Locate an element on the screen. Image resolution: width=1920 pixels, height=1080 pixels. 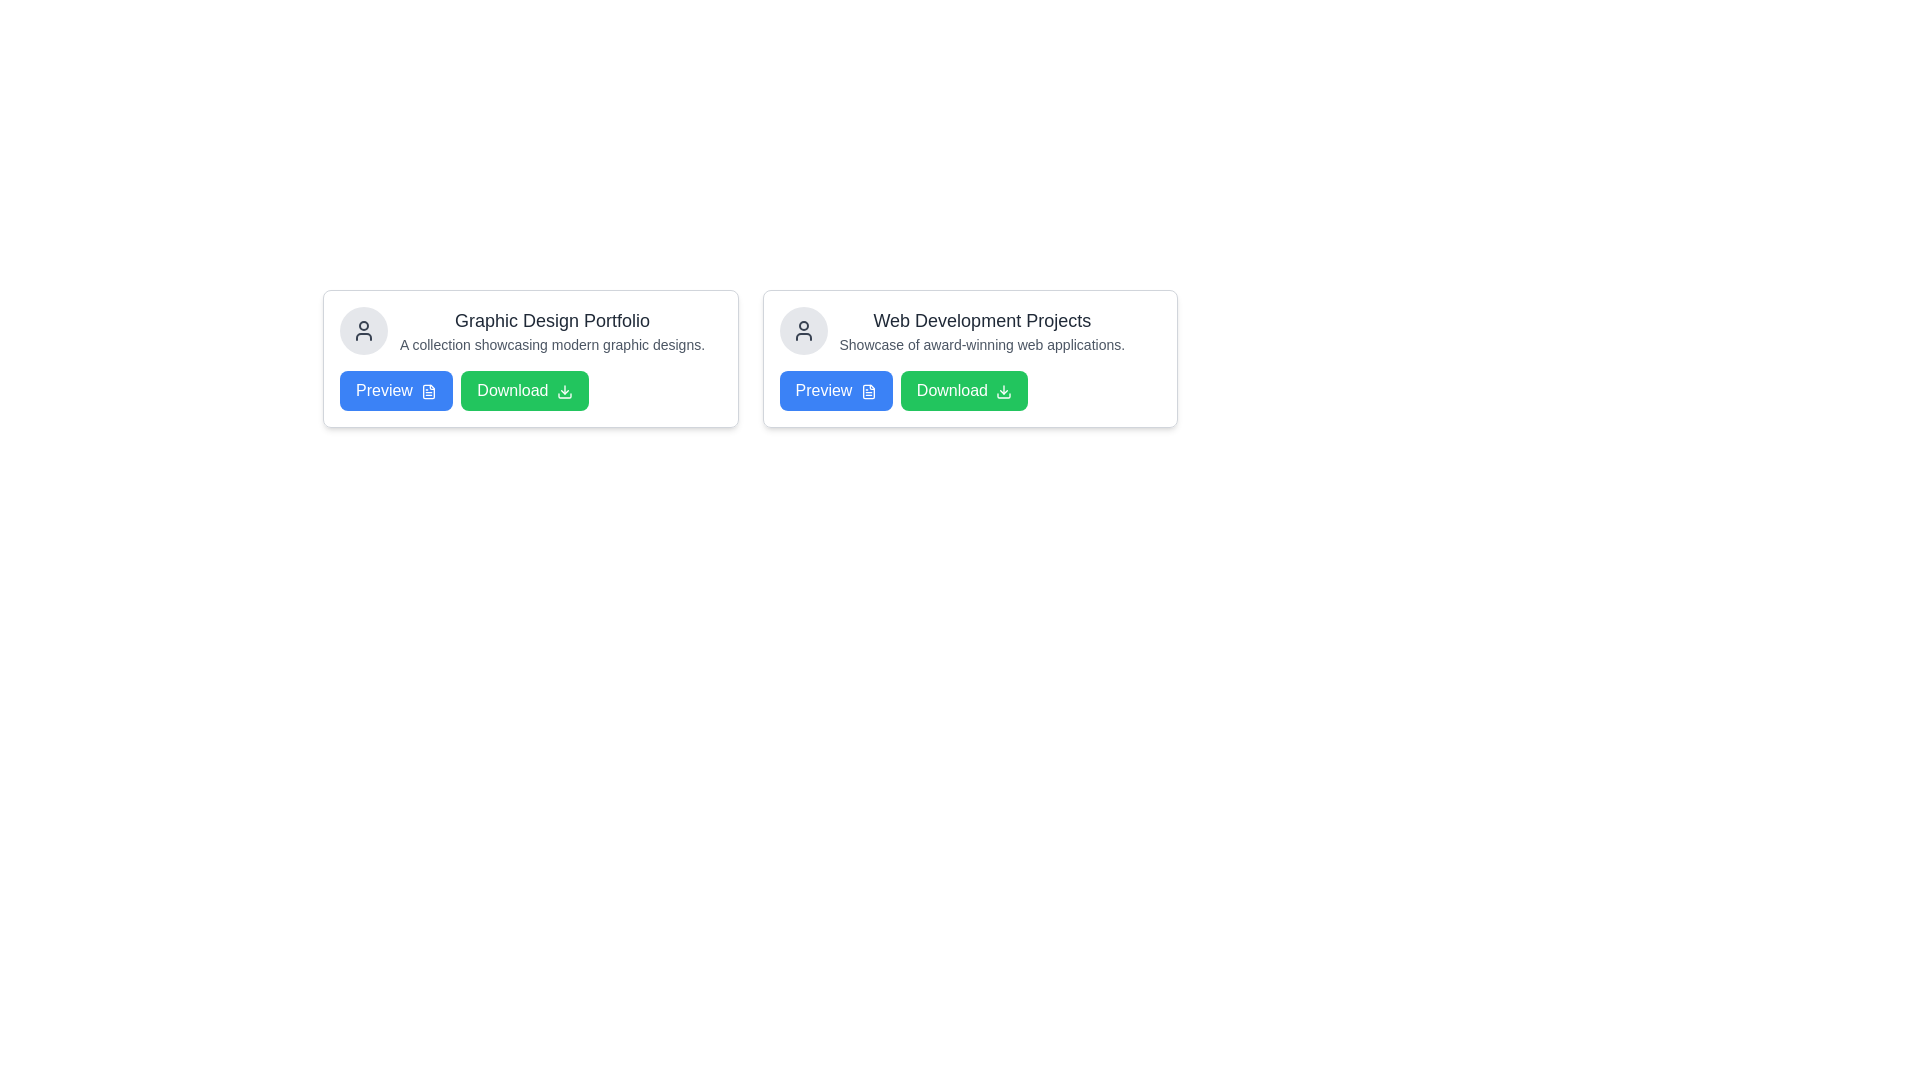
title text displayed in the top section of the card, located on the right side within a two-card layout is located at coordinates (982, 319).